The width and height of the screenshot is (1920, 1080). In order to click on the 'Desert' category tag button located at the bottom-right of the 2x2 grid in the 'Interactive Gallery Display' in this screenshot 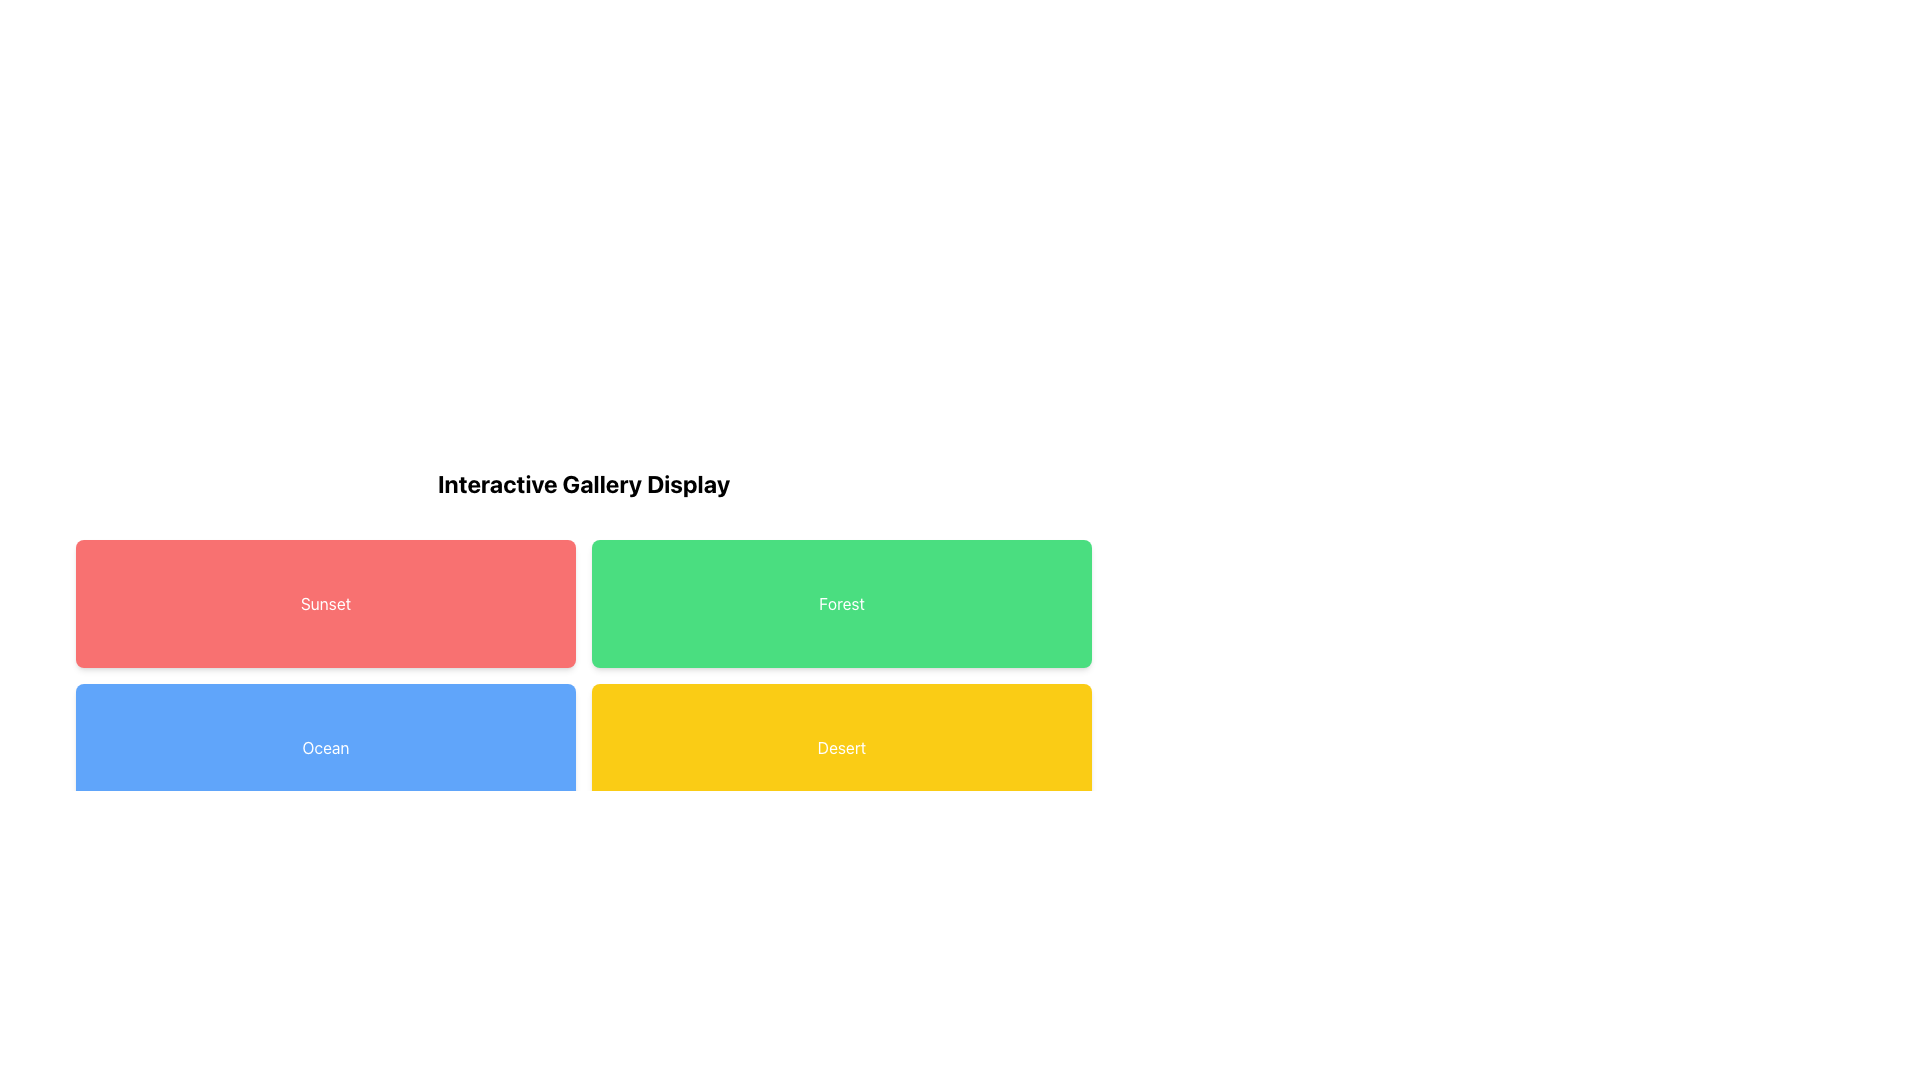, I will do `click(841, 748)`.